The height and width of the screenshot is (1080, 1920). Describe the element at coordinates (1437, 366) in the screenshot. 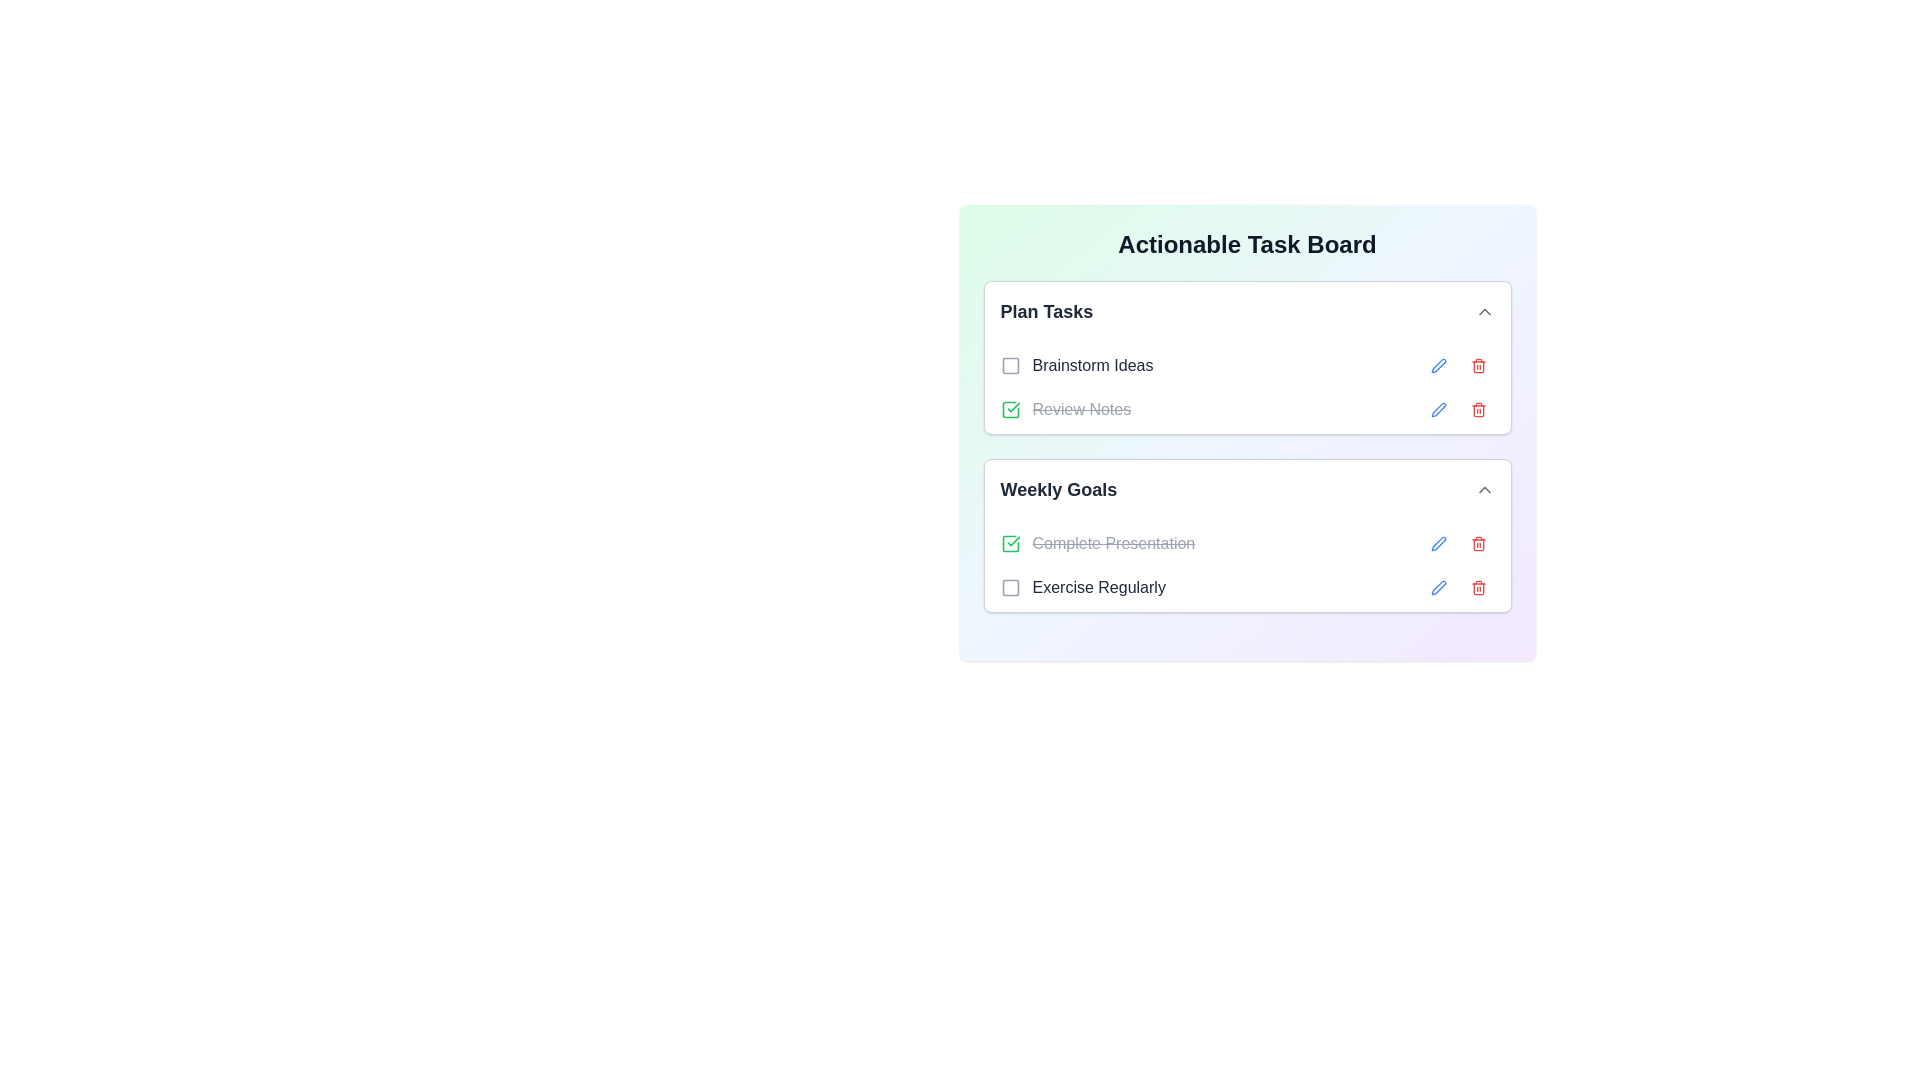

I see `the edit icon, which resembles a pen or pencil, located inside the first task item 'Brainstorm Ideas' in the 'Plan Tasks' category` at that location.